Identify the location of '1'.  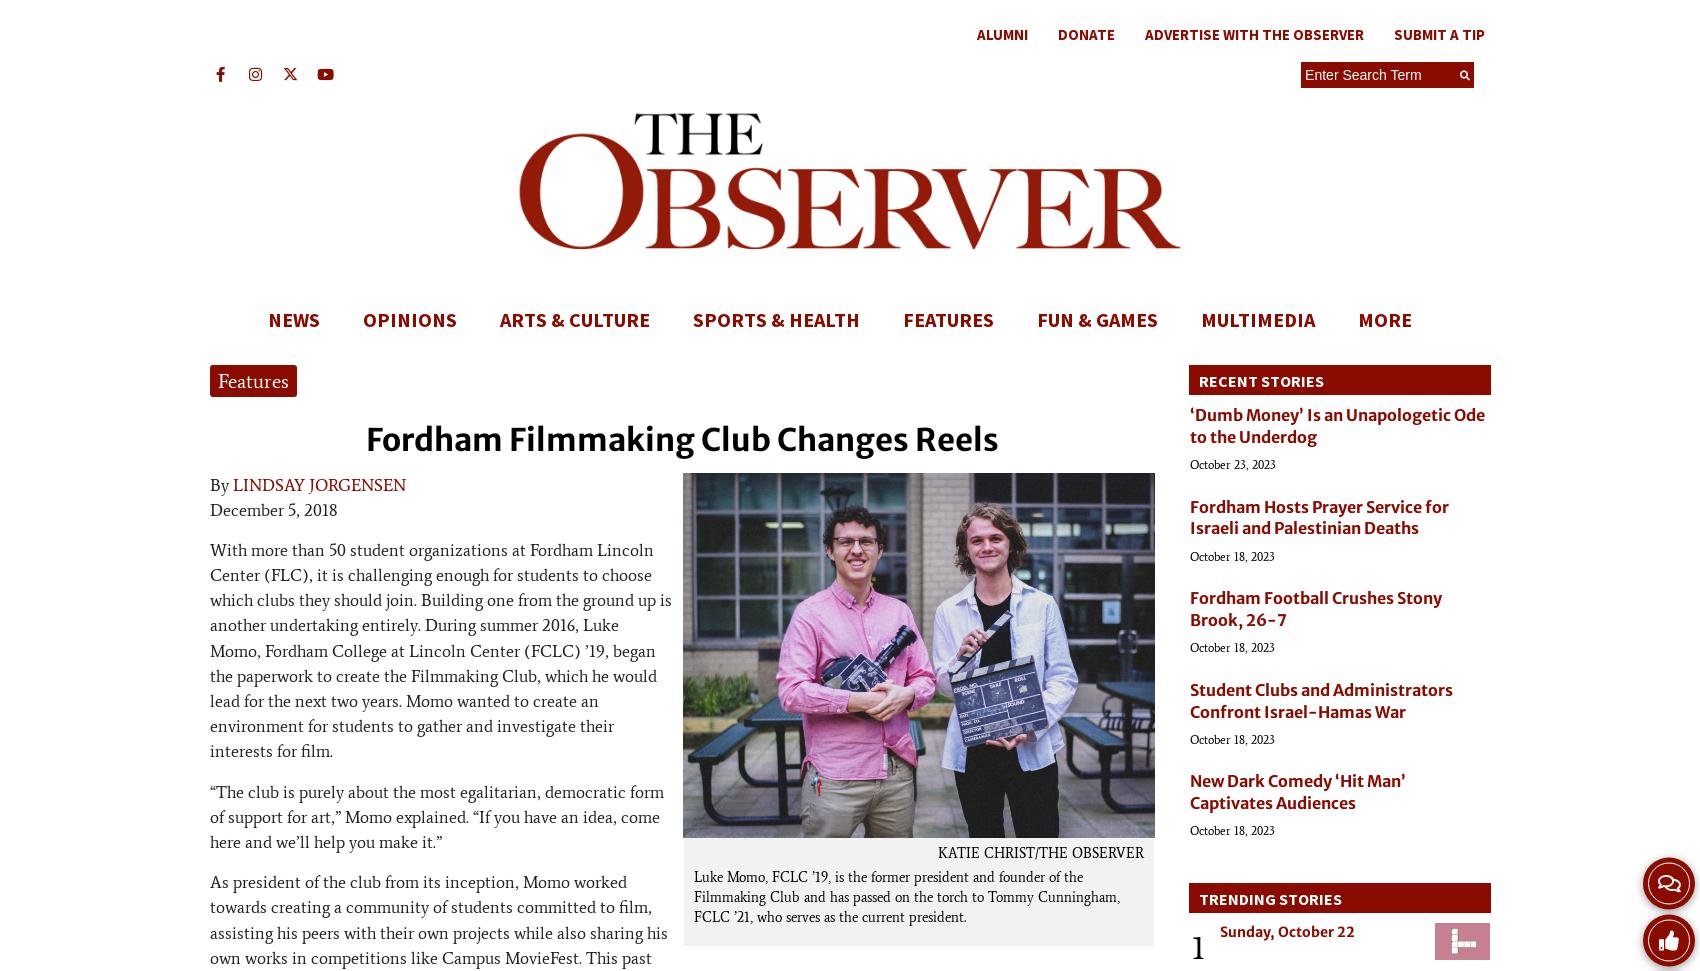
(1197, 946).